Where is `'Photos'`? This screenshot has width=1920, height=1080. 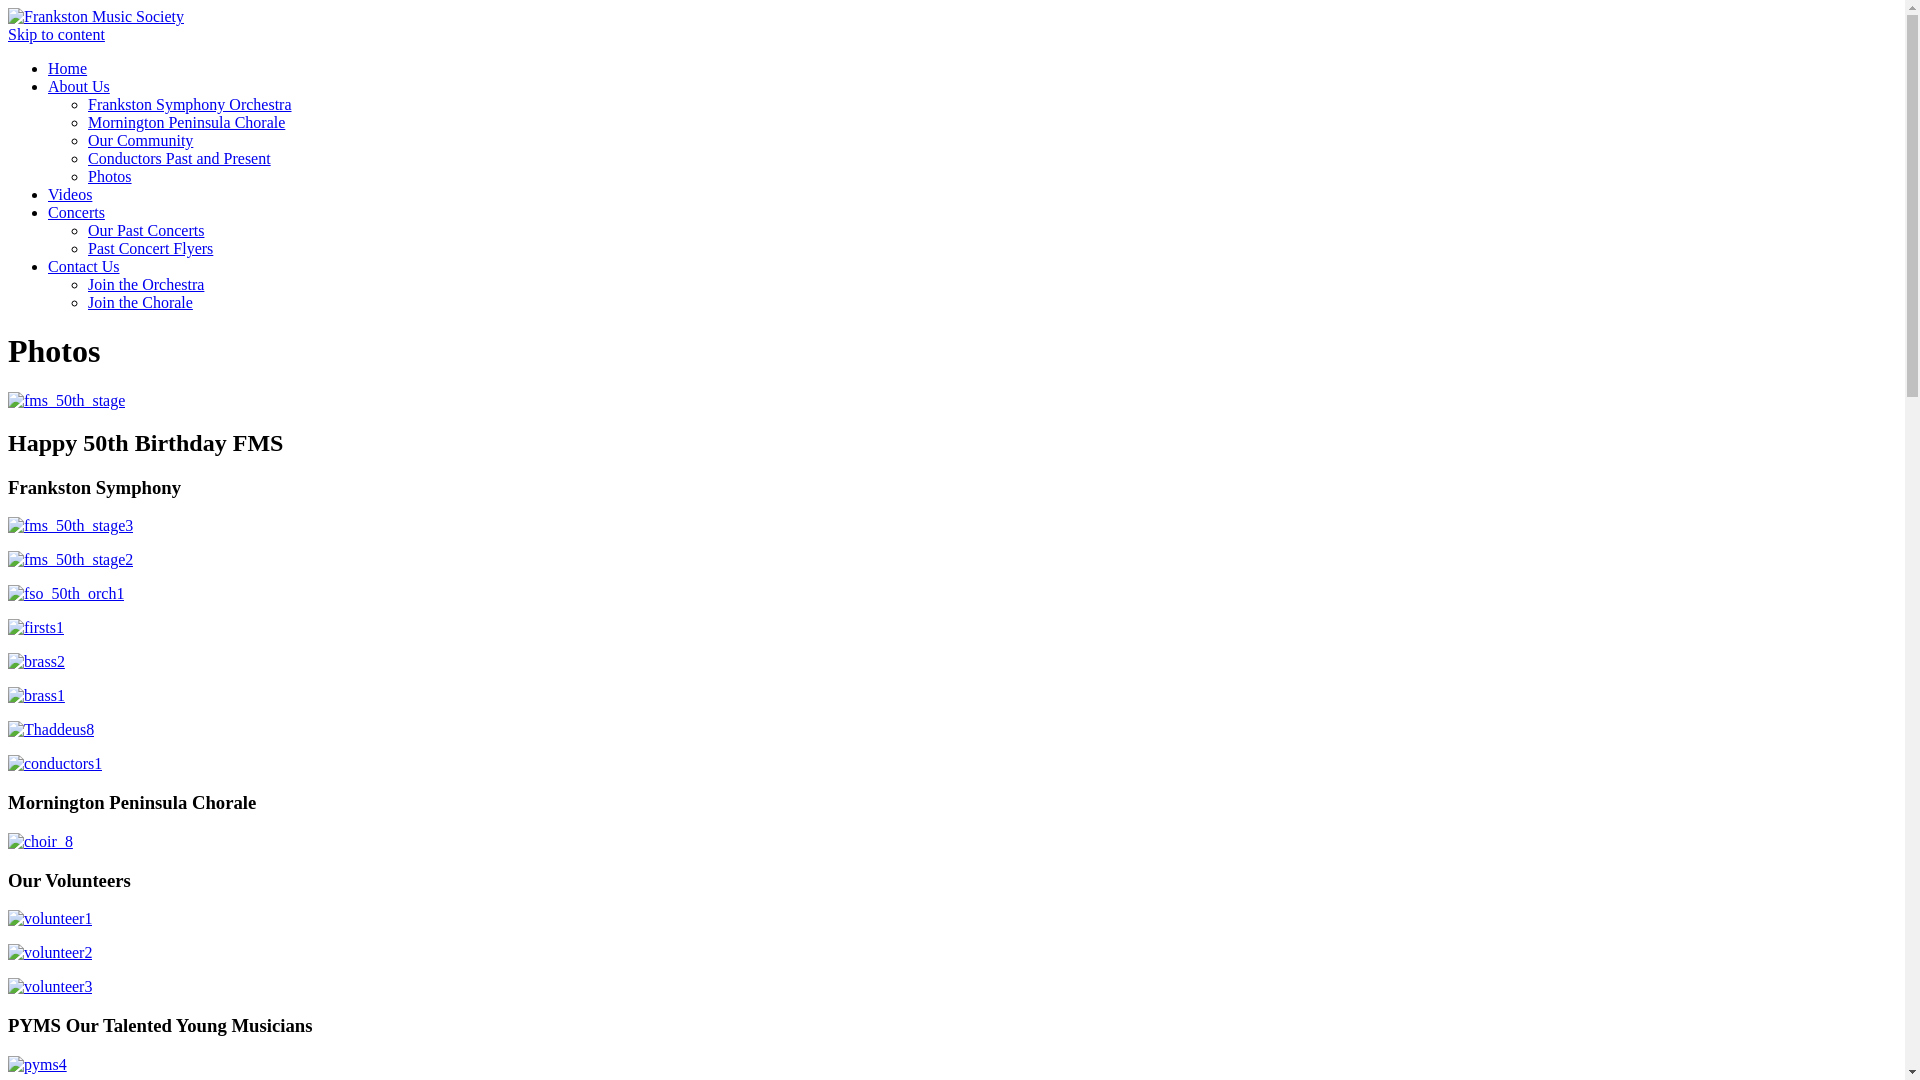
'Photos' is located at coordinates (109, 175).